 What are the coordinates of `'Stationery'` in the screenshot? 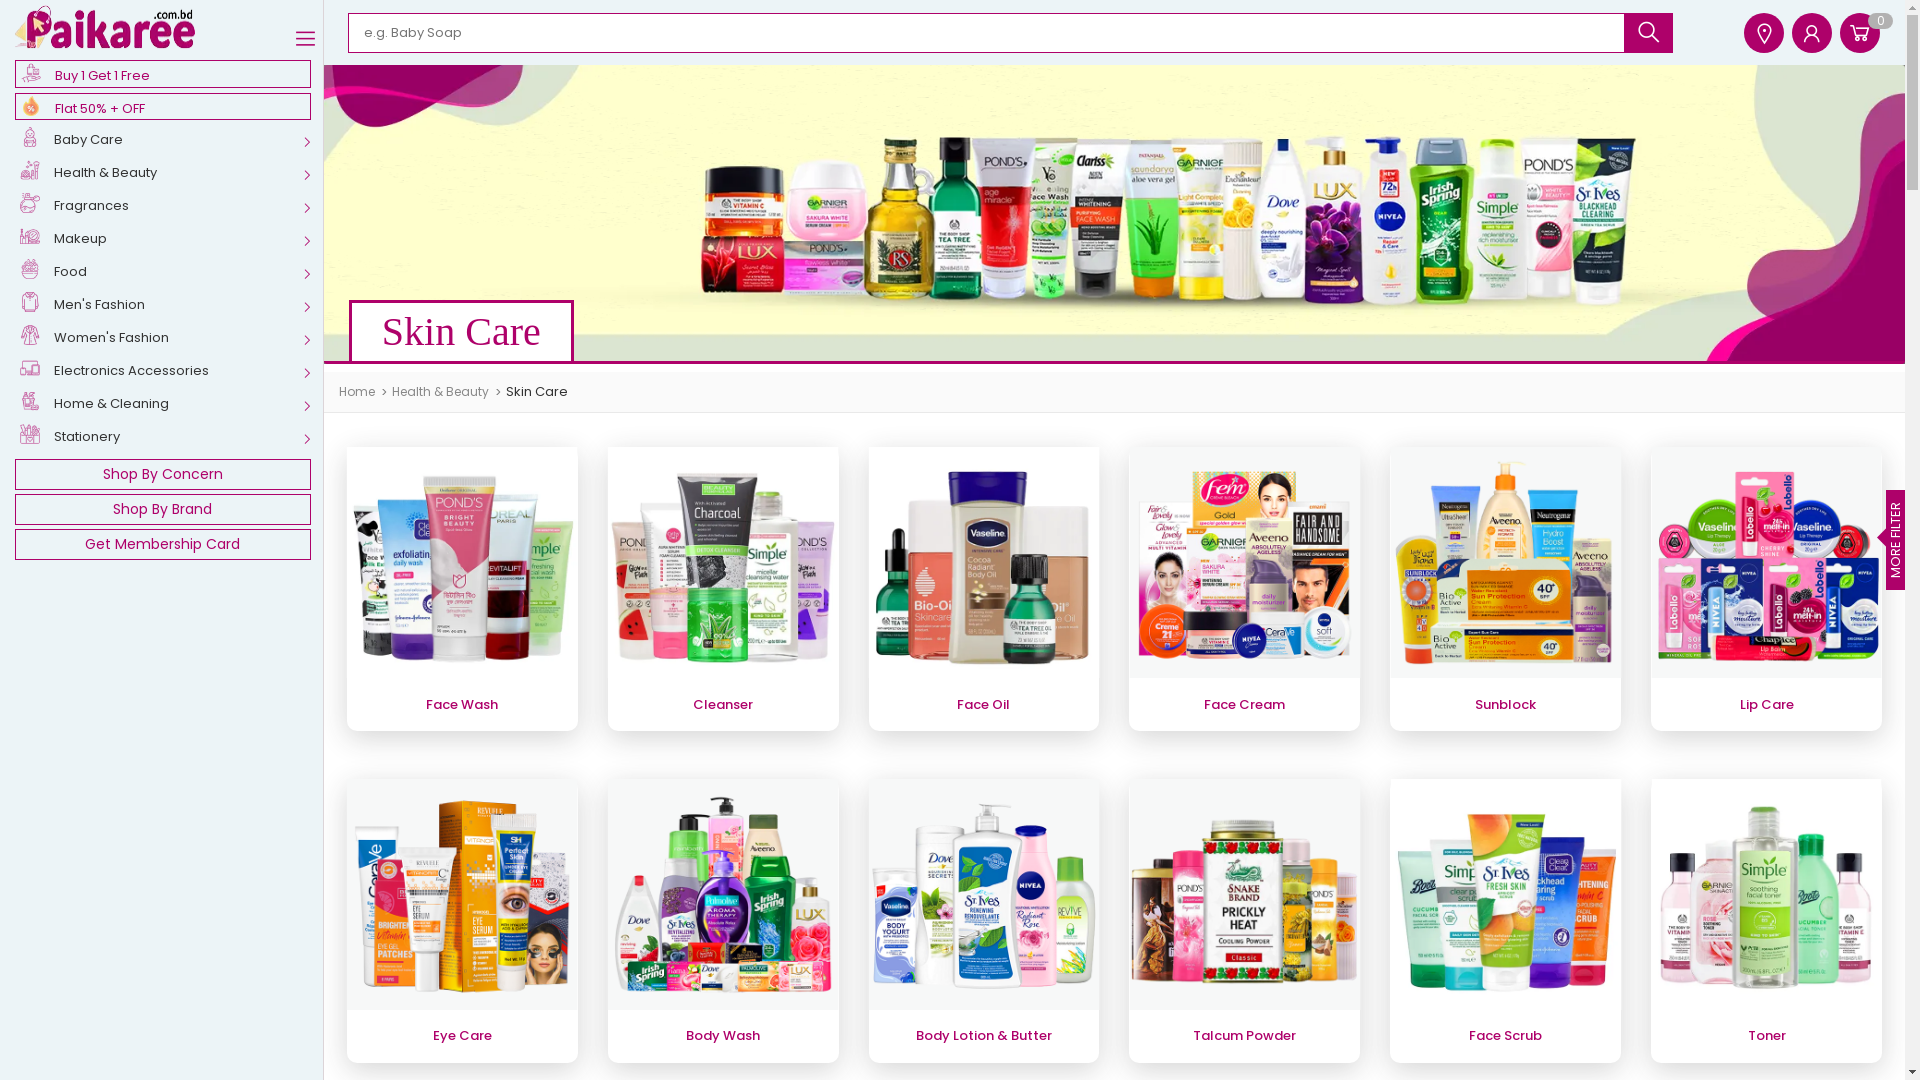 It's located at (168, 437).